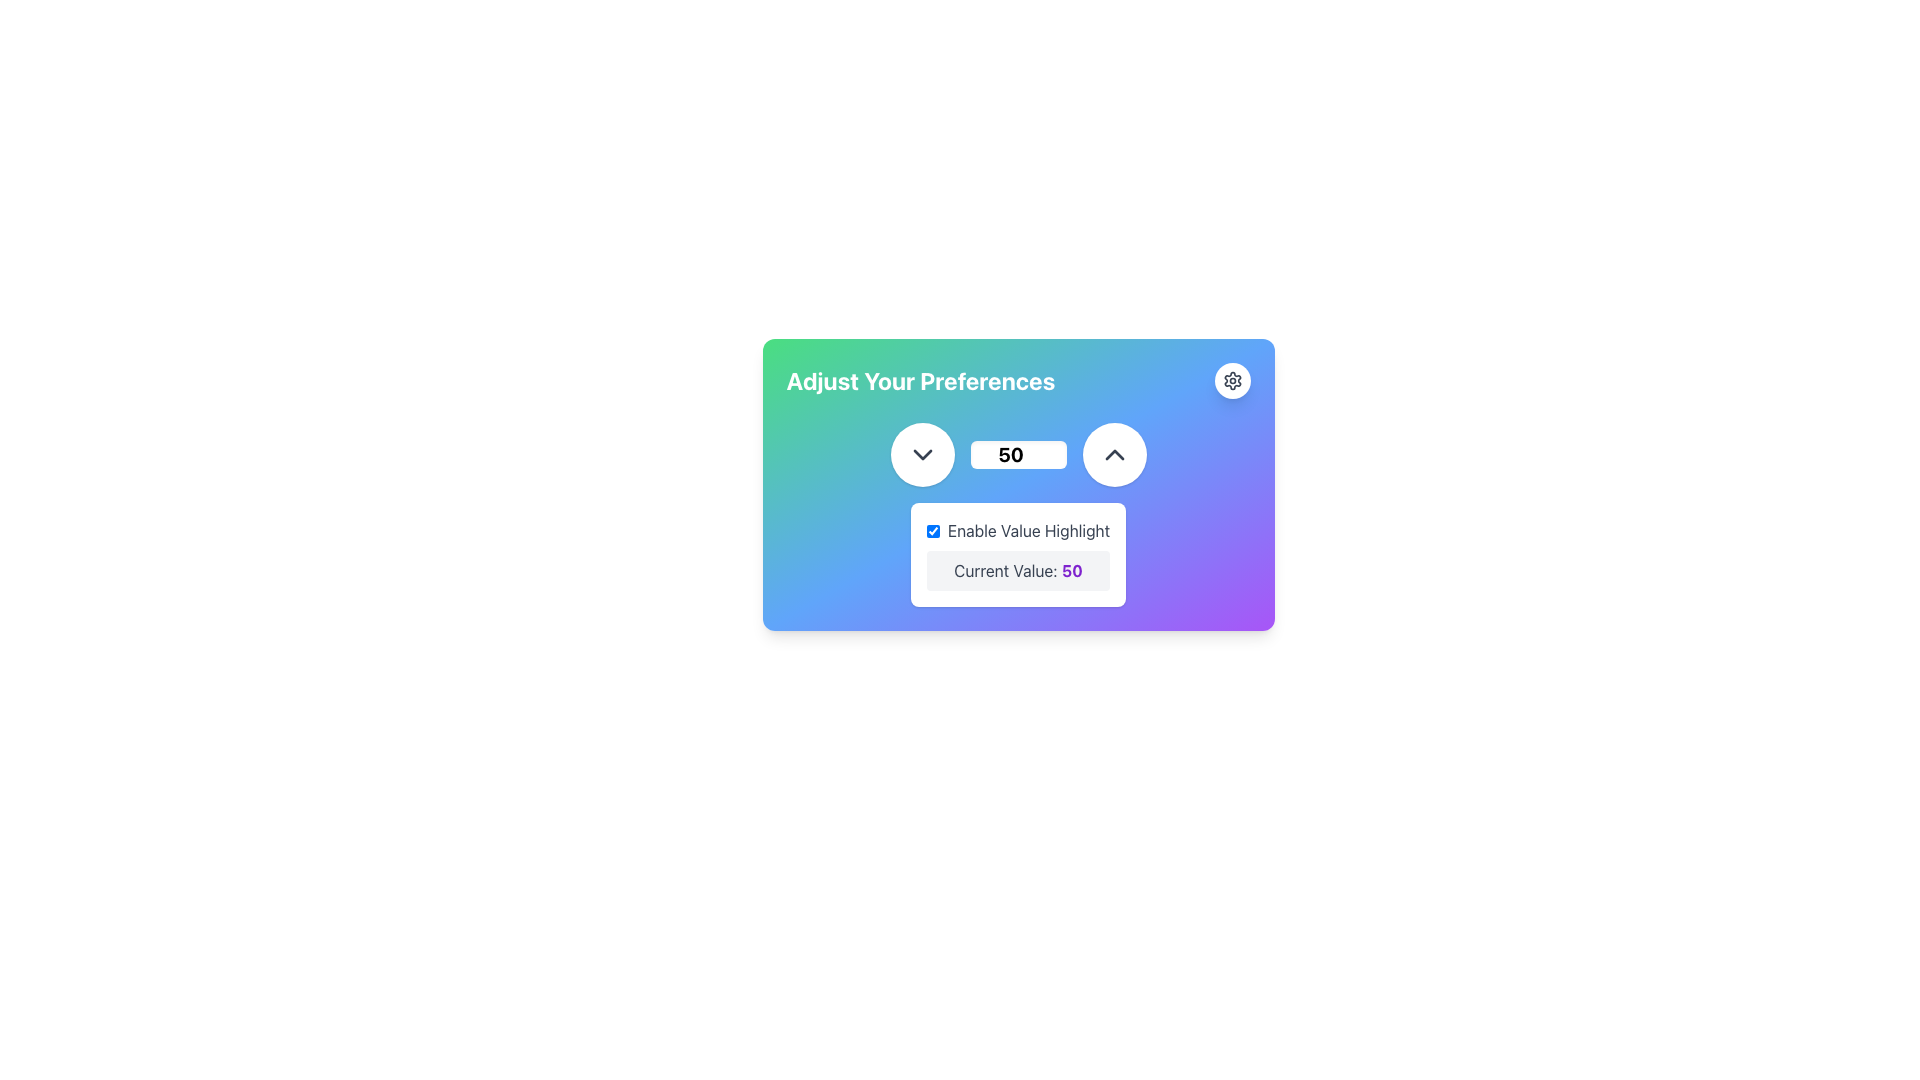  I want to click on the leftmost circular button, which features a white background and a dark gray downward-facing chevron icon, to decrement the value, so click(921, 455).